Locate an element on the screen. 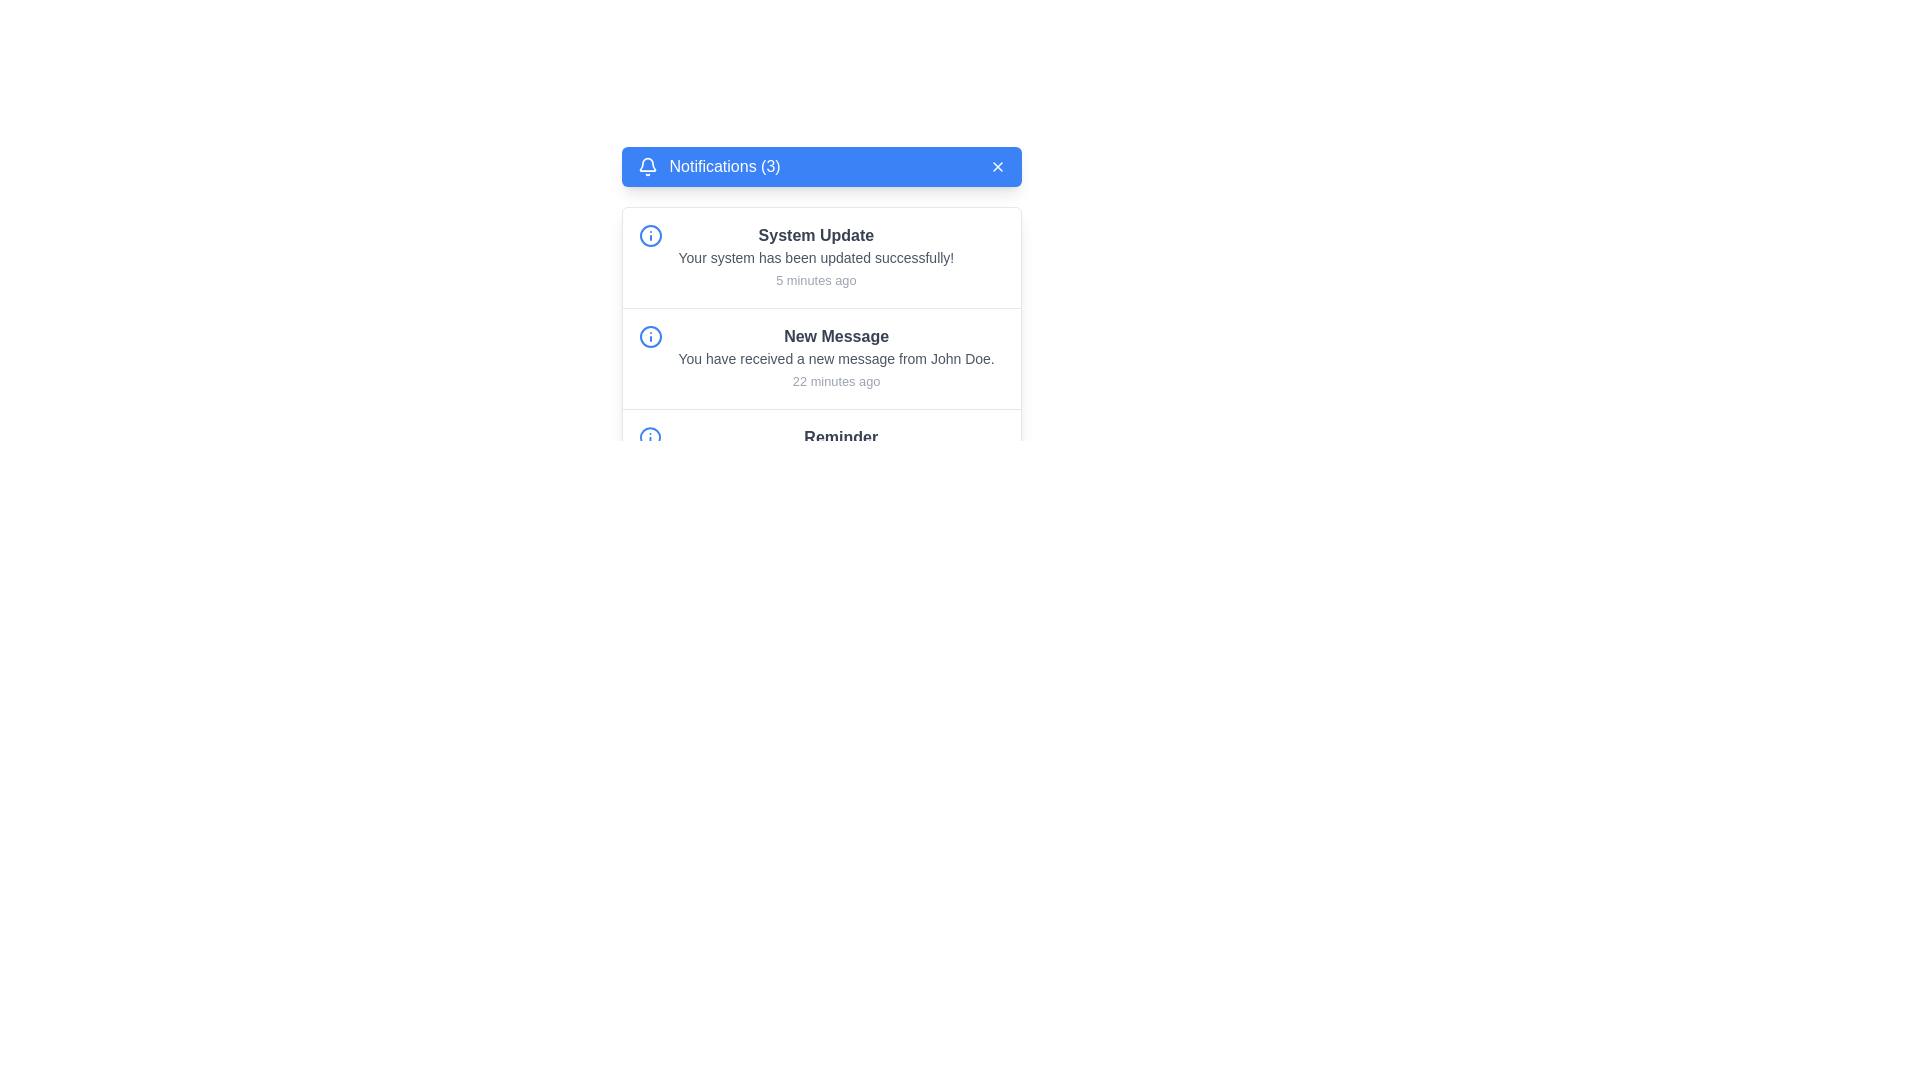 Image resolution: width=1920 pixels, height=1080 pixels. the 'New Message' text label in the second notification of the 'Notifications (3)' panel, which is styled in bold dark gray and appears just below 'System Update' is located at coordinates (836, 335).